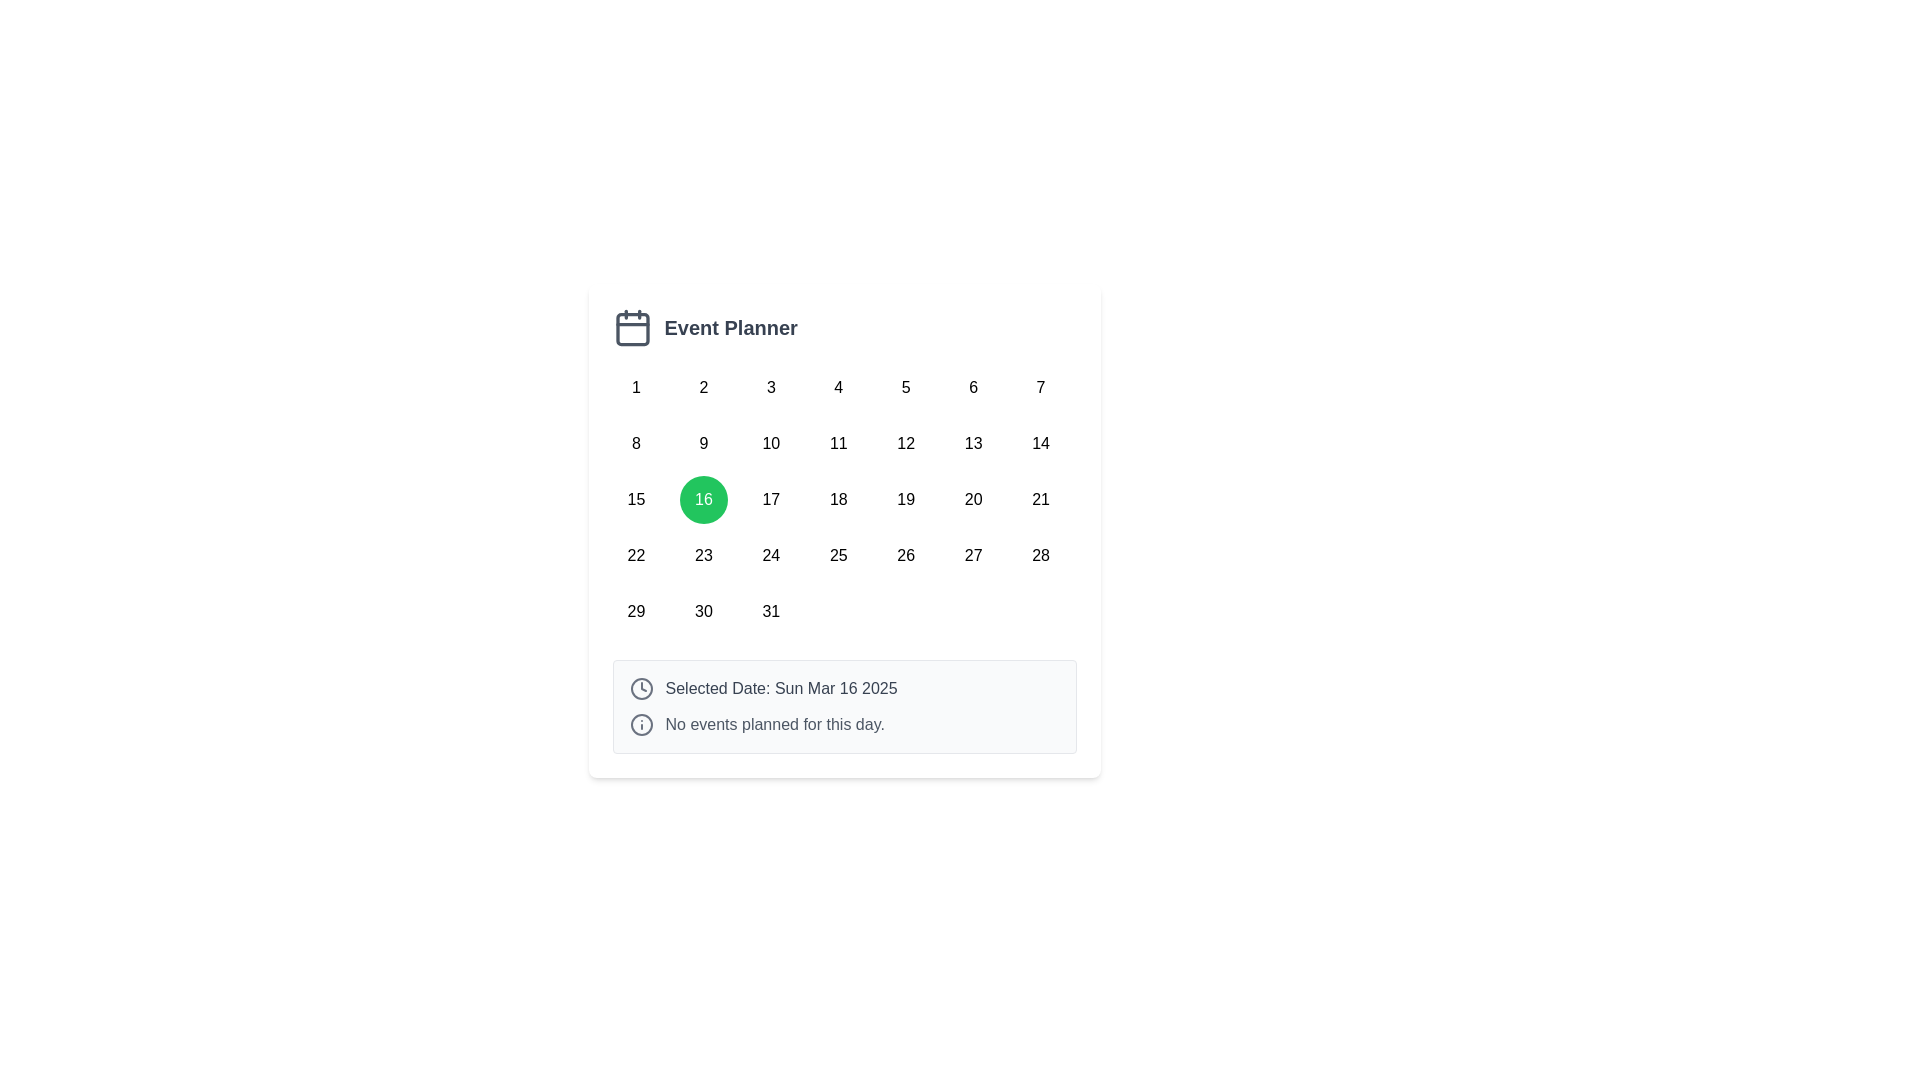 This screenshot has height=1080, width=1920. I want to click on the clock icon, which is a gray circular icon with thin intersecting lines representing the time, located at the leftmost side of the row displaying 'Selected Date: Sun Mar 16 2025', so click(641, 688).